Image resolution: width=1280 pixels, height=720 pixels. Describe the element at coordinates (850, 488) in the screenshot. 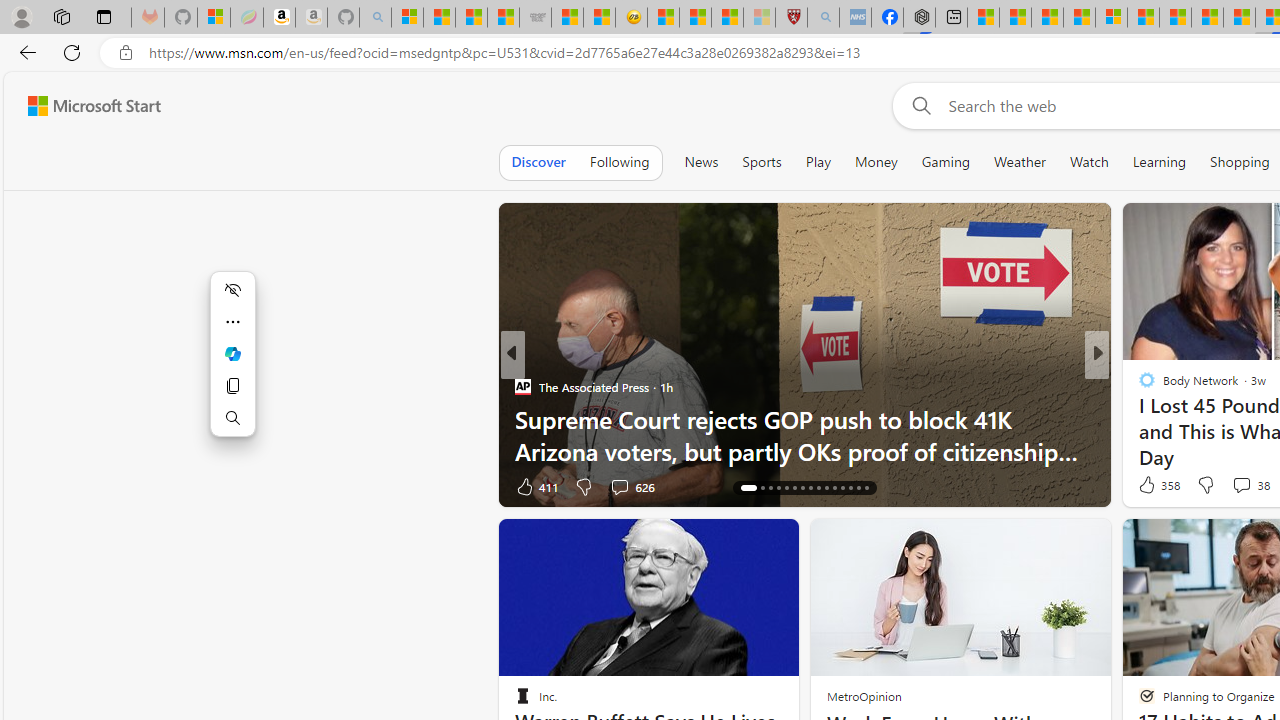

I see `'AutomationID: tab-28'` at that location.